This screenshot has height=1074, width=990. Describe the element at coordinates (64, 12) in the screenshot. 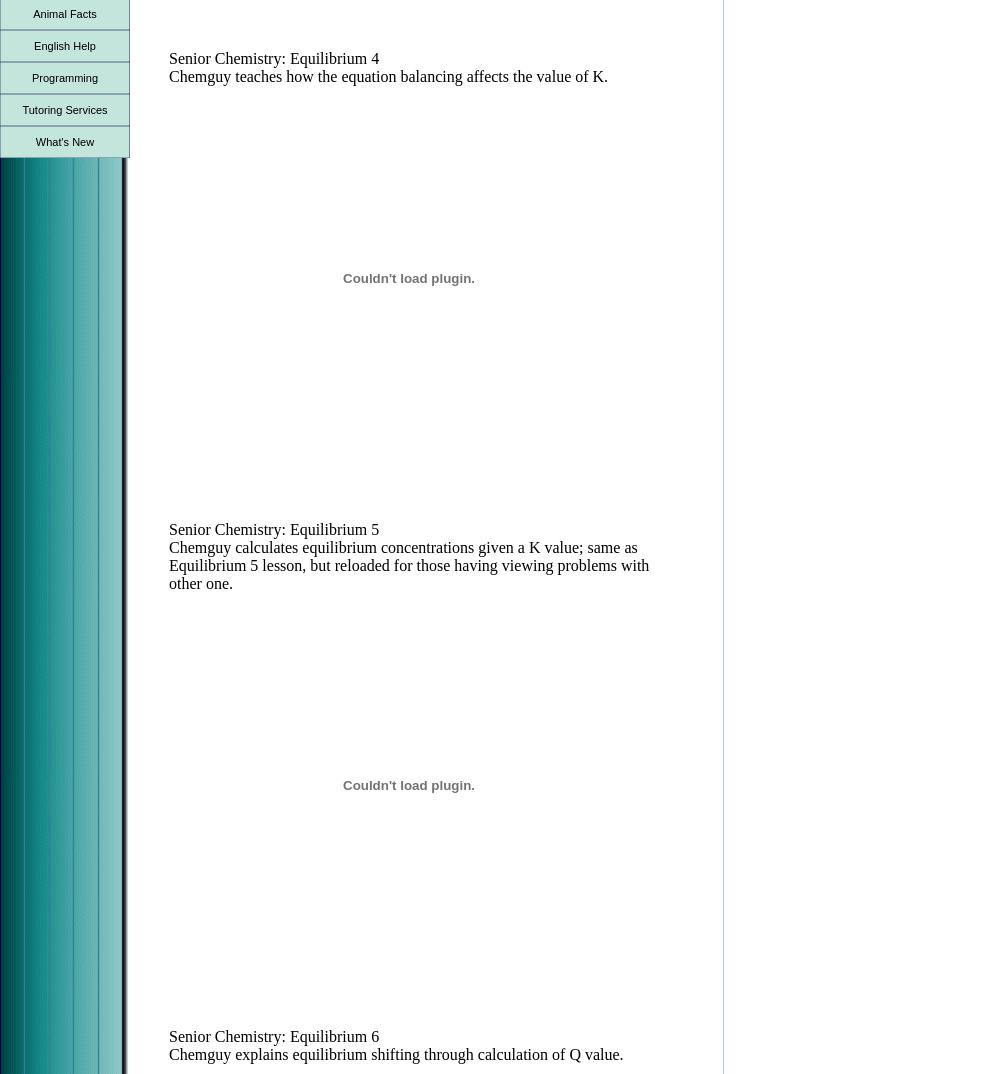

I see `'Animal Facts'` at that location.